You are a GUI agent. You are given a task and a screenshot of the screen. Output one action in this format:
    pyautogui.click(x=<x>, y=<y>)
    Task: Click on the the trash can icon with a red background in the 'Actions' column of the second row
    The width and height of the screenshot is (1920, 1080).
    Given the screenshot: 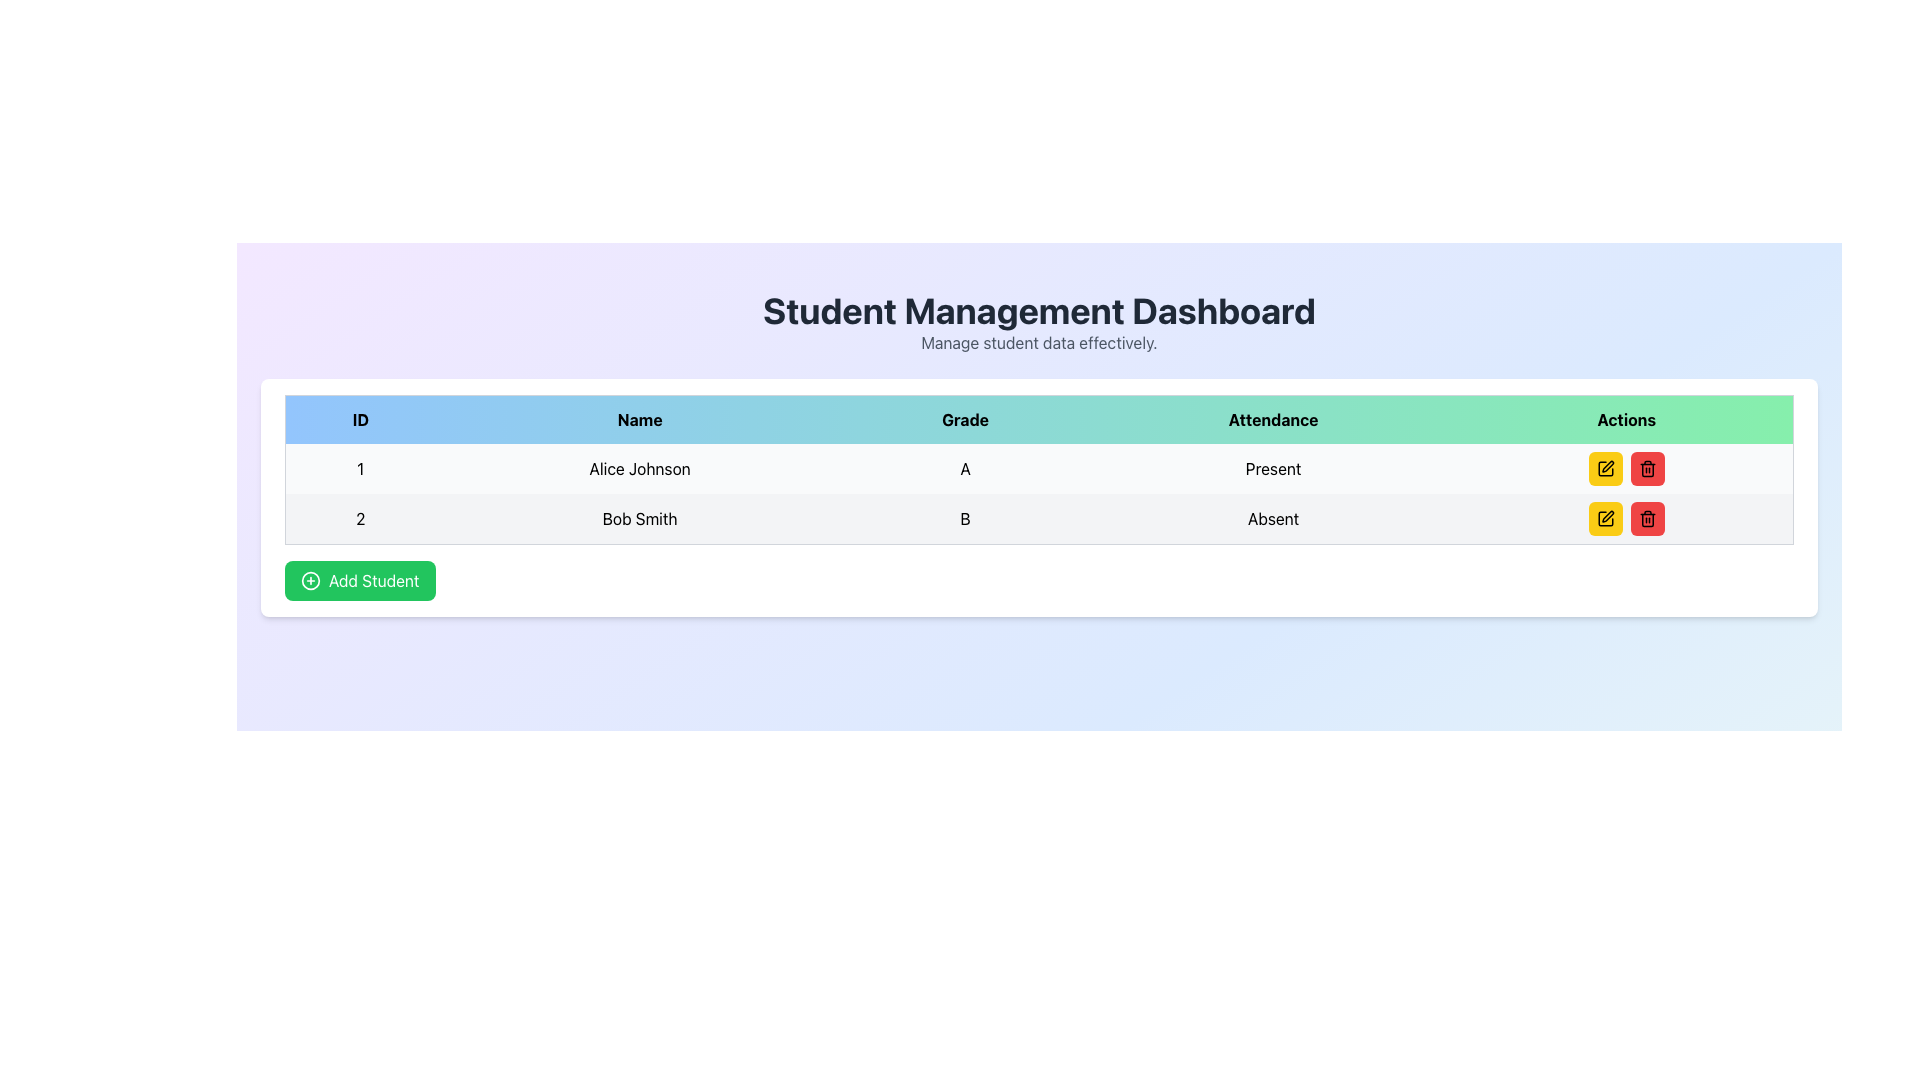 What is the action you would take?
    pyautogui.click(x=1647, y=469)
    